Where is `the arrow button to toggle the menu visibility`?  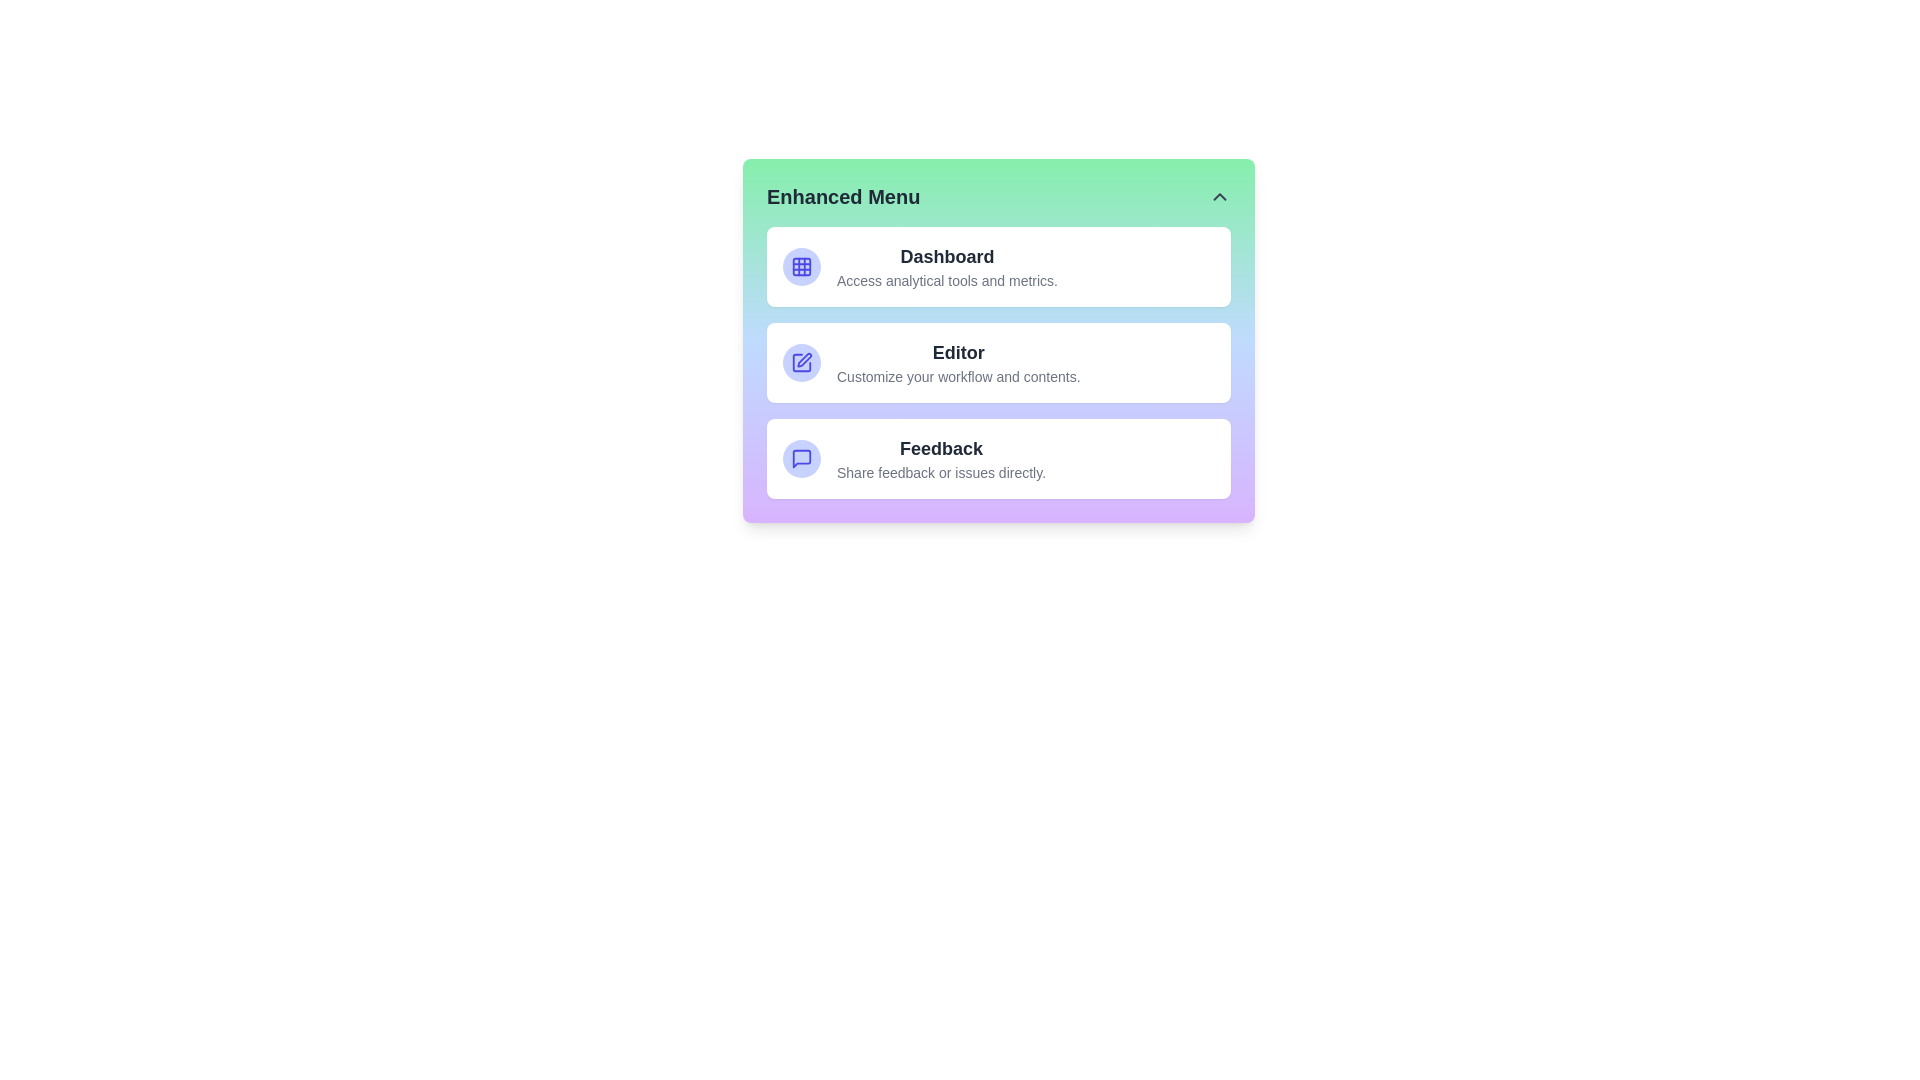
the arrow button to toggle the menu visibility is located at coordinates (1218, 196).